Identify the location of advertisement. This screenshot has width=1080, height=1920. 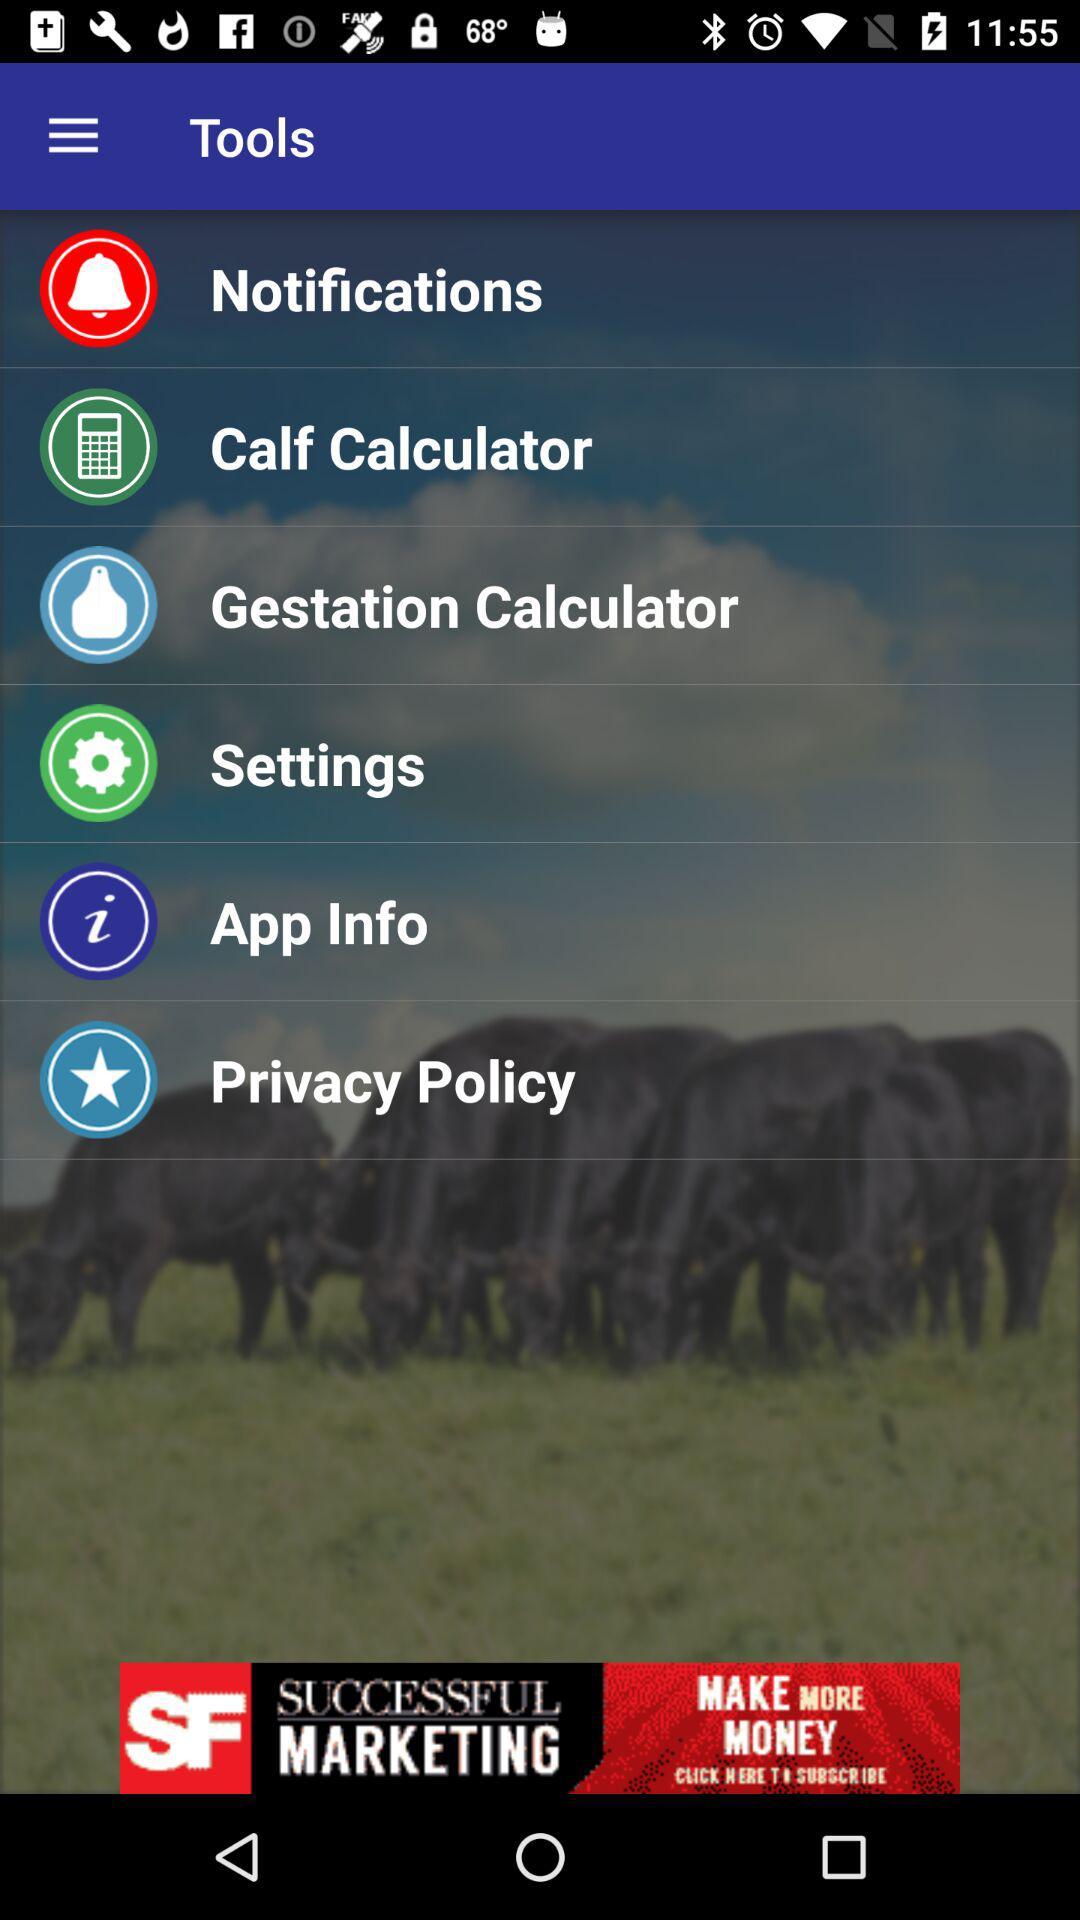
(540, 1727).